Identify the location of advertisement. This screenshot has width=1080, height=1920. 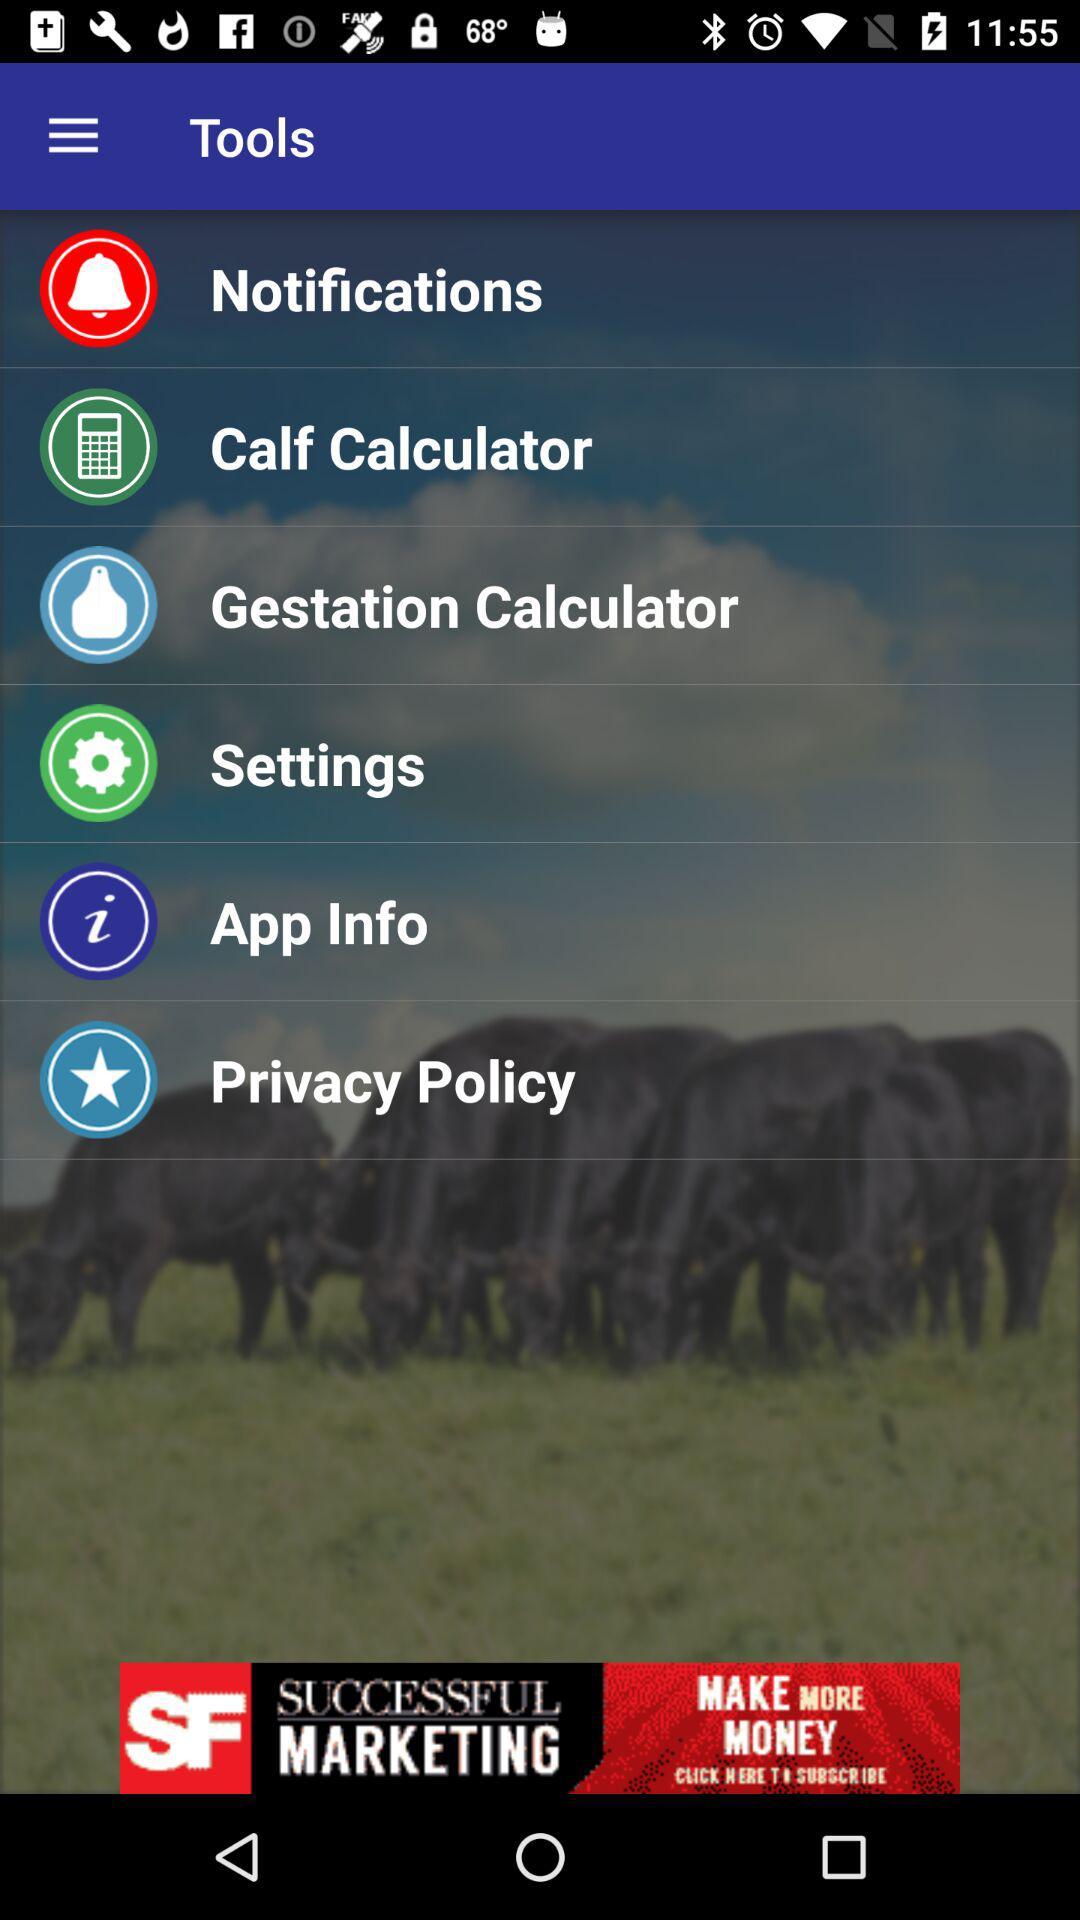
(540, 1727).